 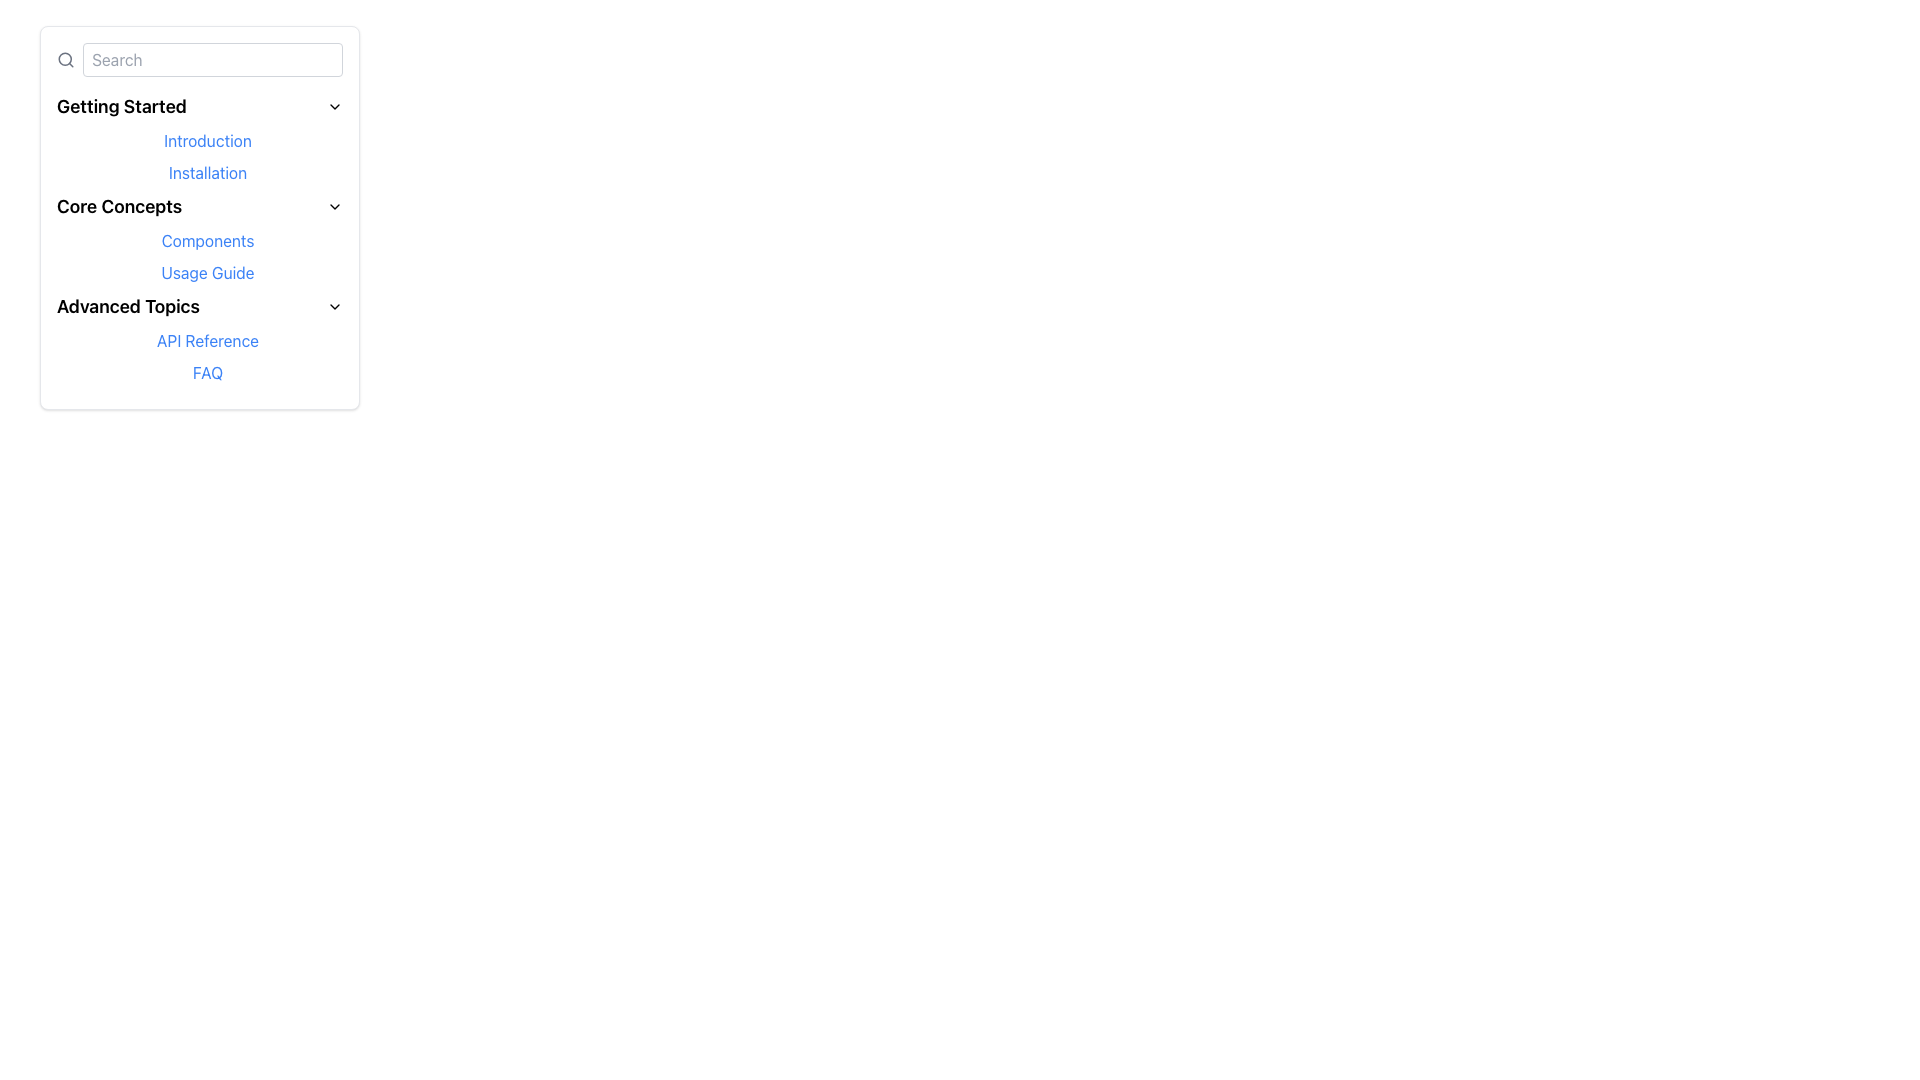 What do you see at coordinates (207, 273) in the screenshot?
I see `the 'Usage Guide' hyperlink located` at bounding box center [207, 273].